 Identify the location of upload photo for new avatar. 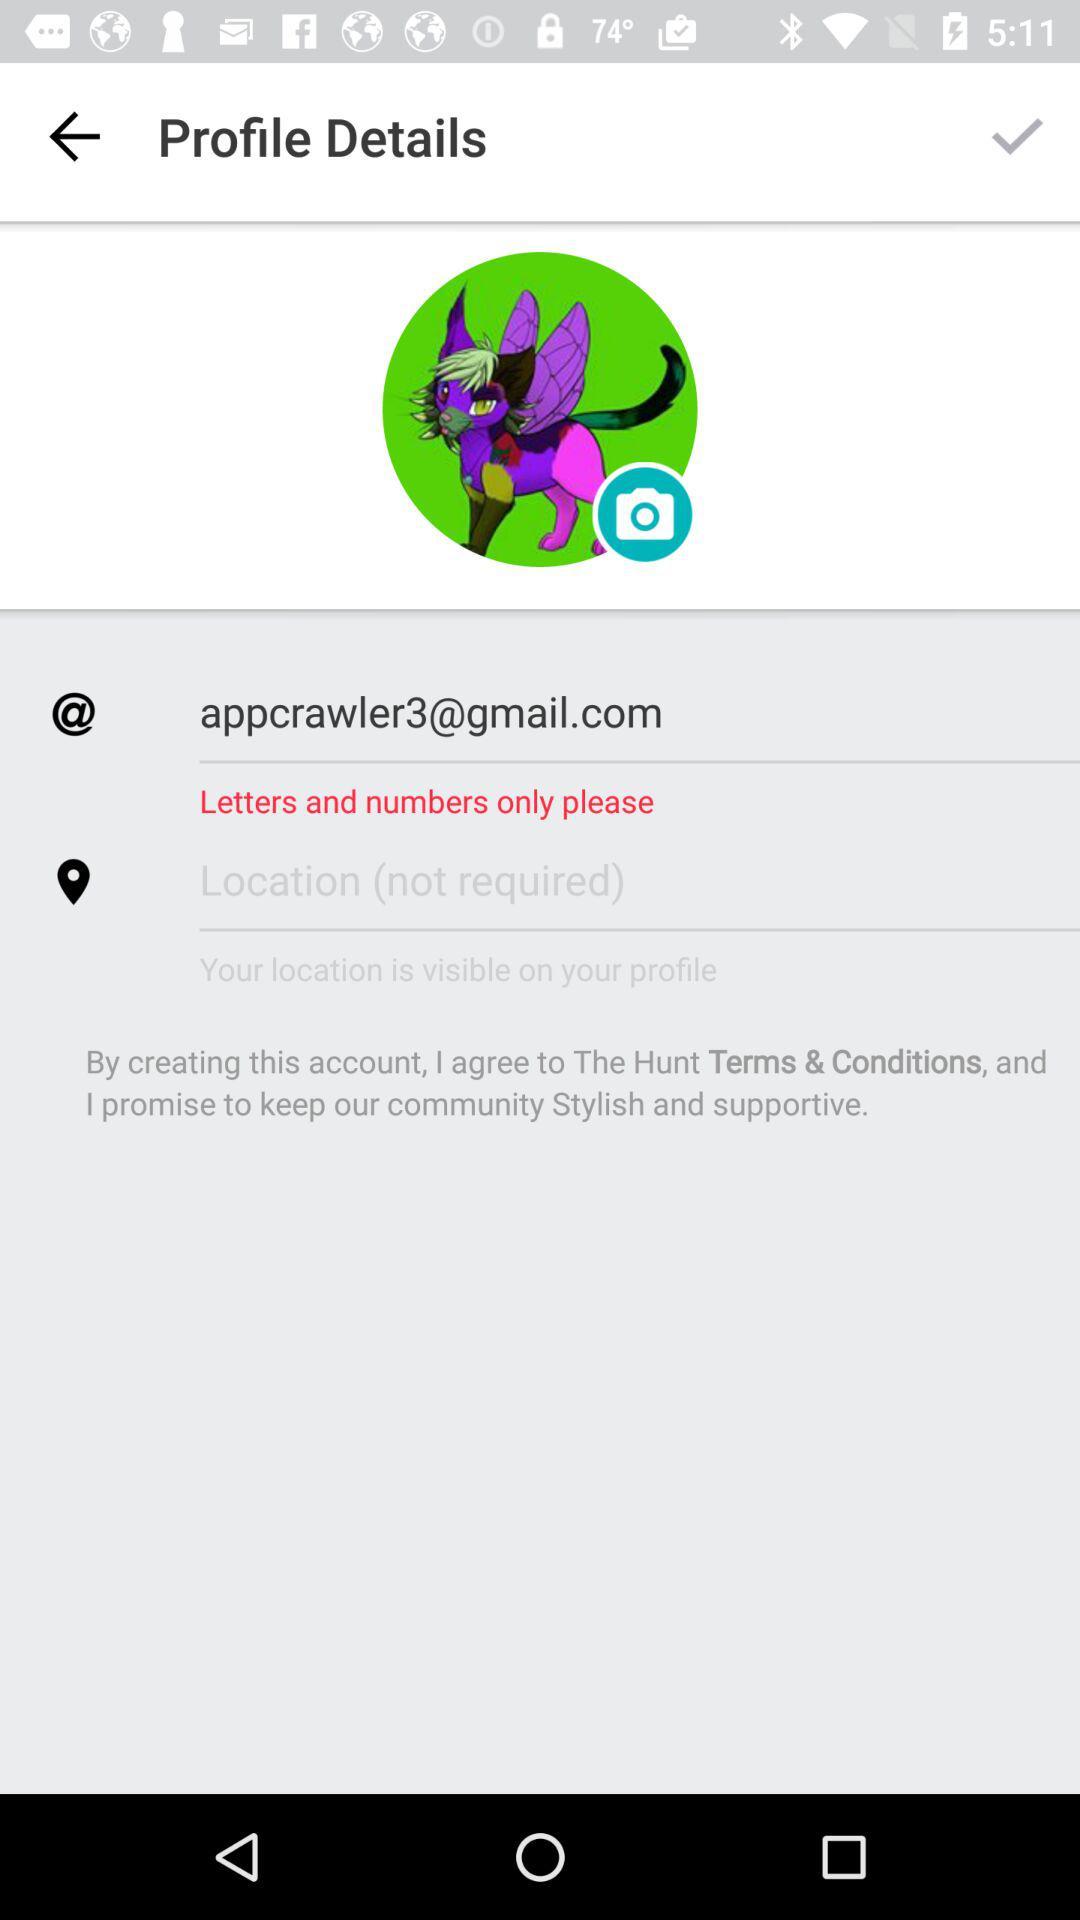
(644, 514).